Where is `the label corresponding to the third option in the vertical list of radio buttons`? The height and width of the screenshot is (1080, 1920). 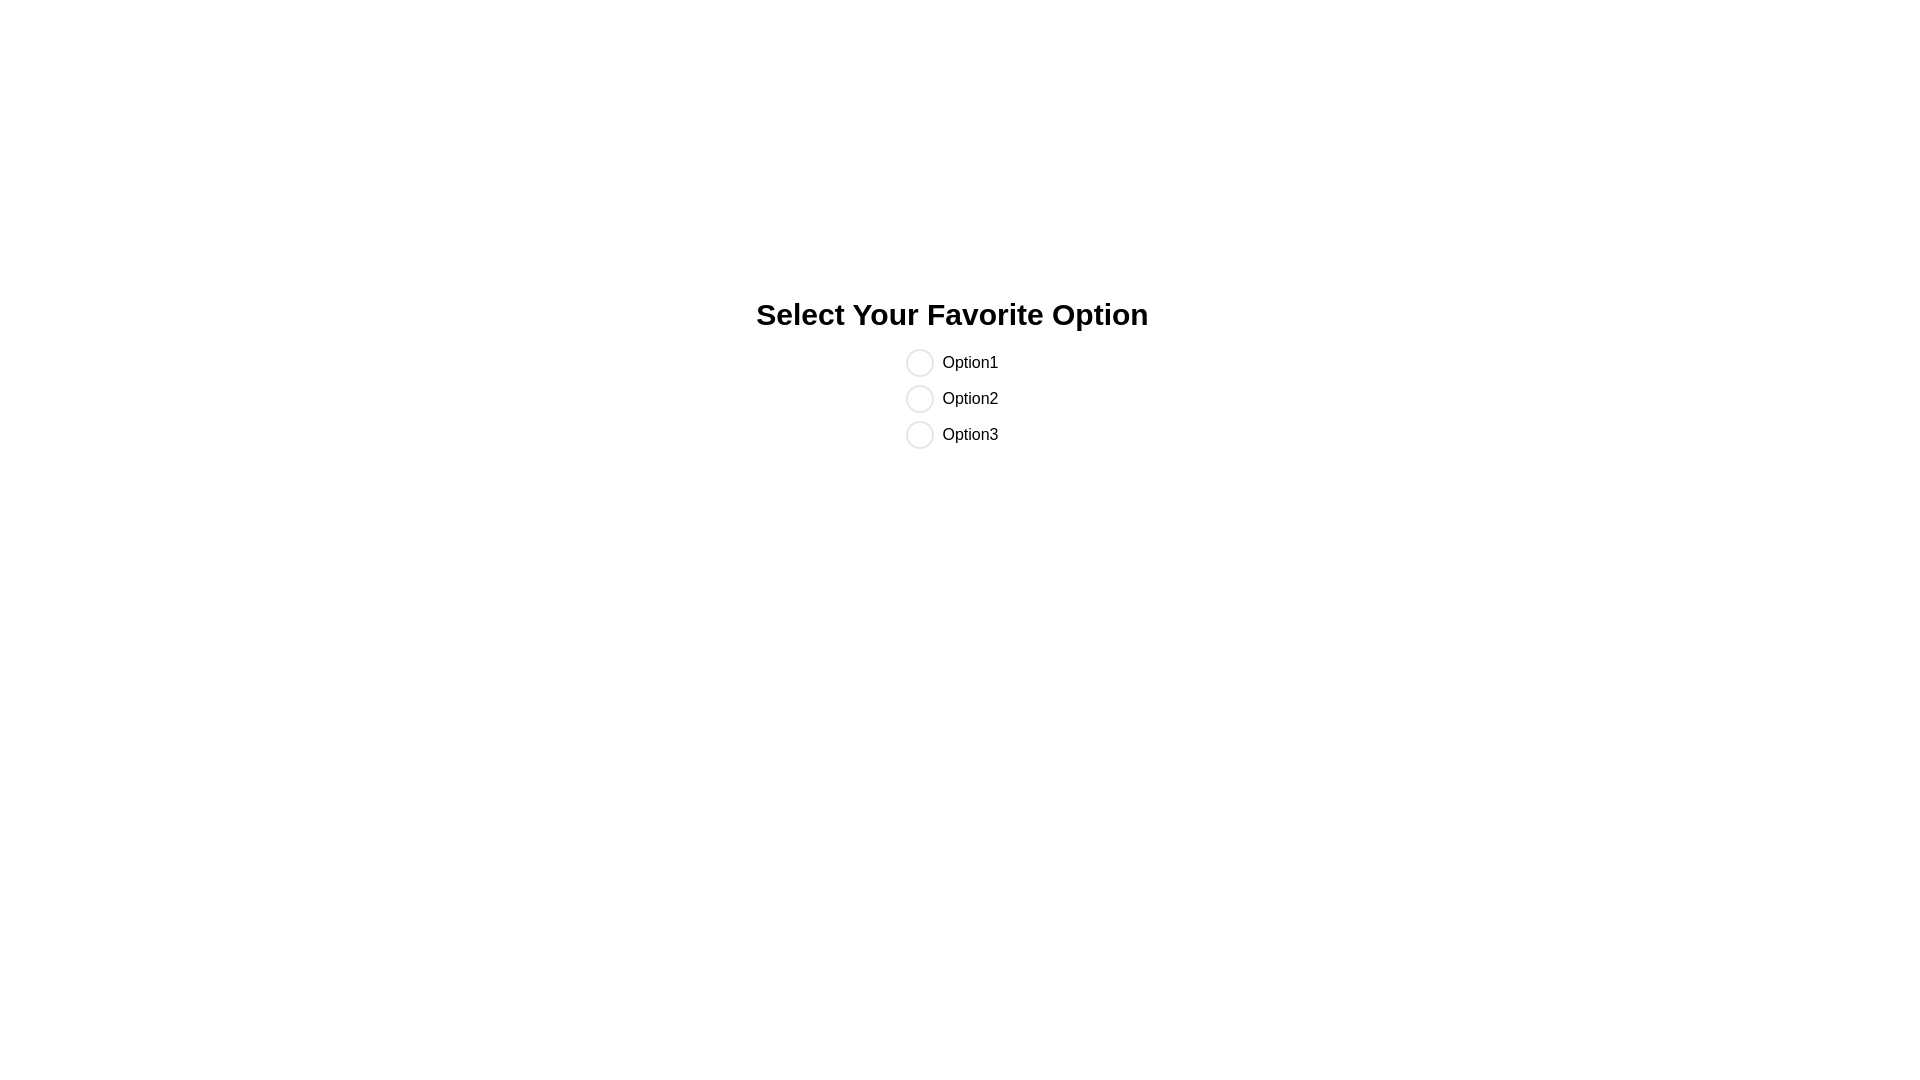
the label corresponding to the third option in the vertical list of radio buttons is located at coordinates (970, 434).